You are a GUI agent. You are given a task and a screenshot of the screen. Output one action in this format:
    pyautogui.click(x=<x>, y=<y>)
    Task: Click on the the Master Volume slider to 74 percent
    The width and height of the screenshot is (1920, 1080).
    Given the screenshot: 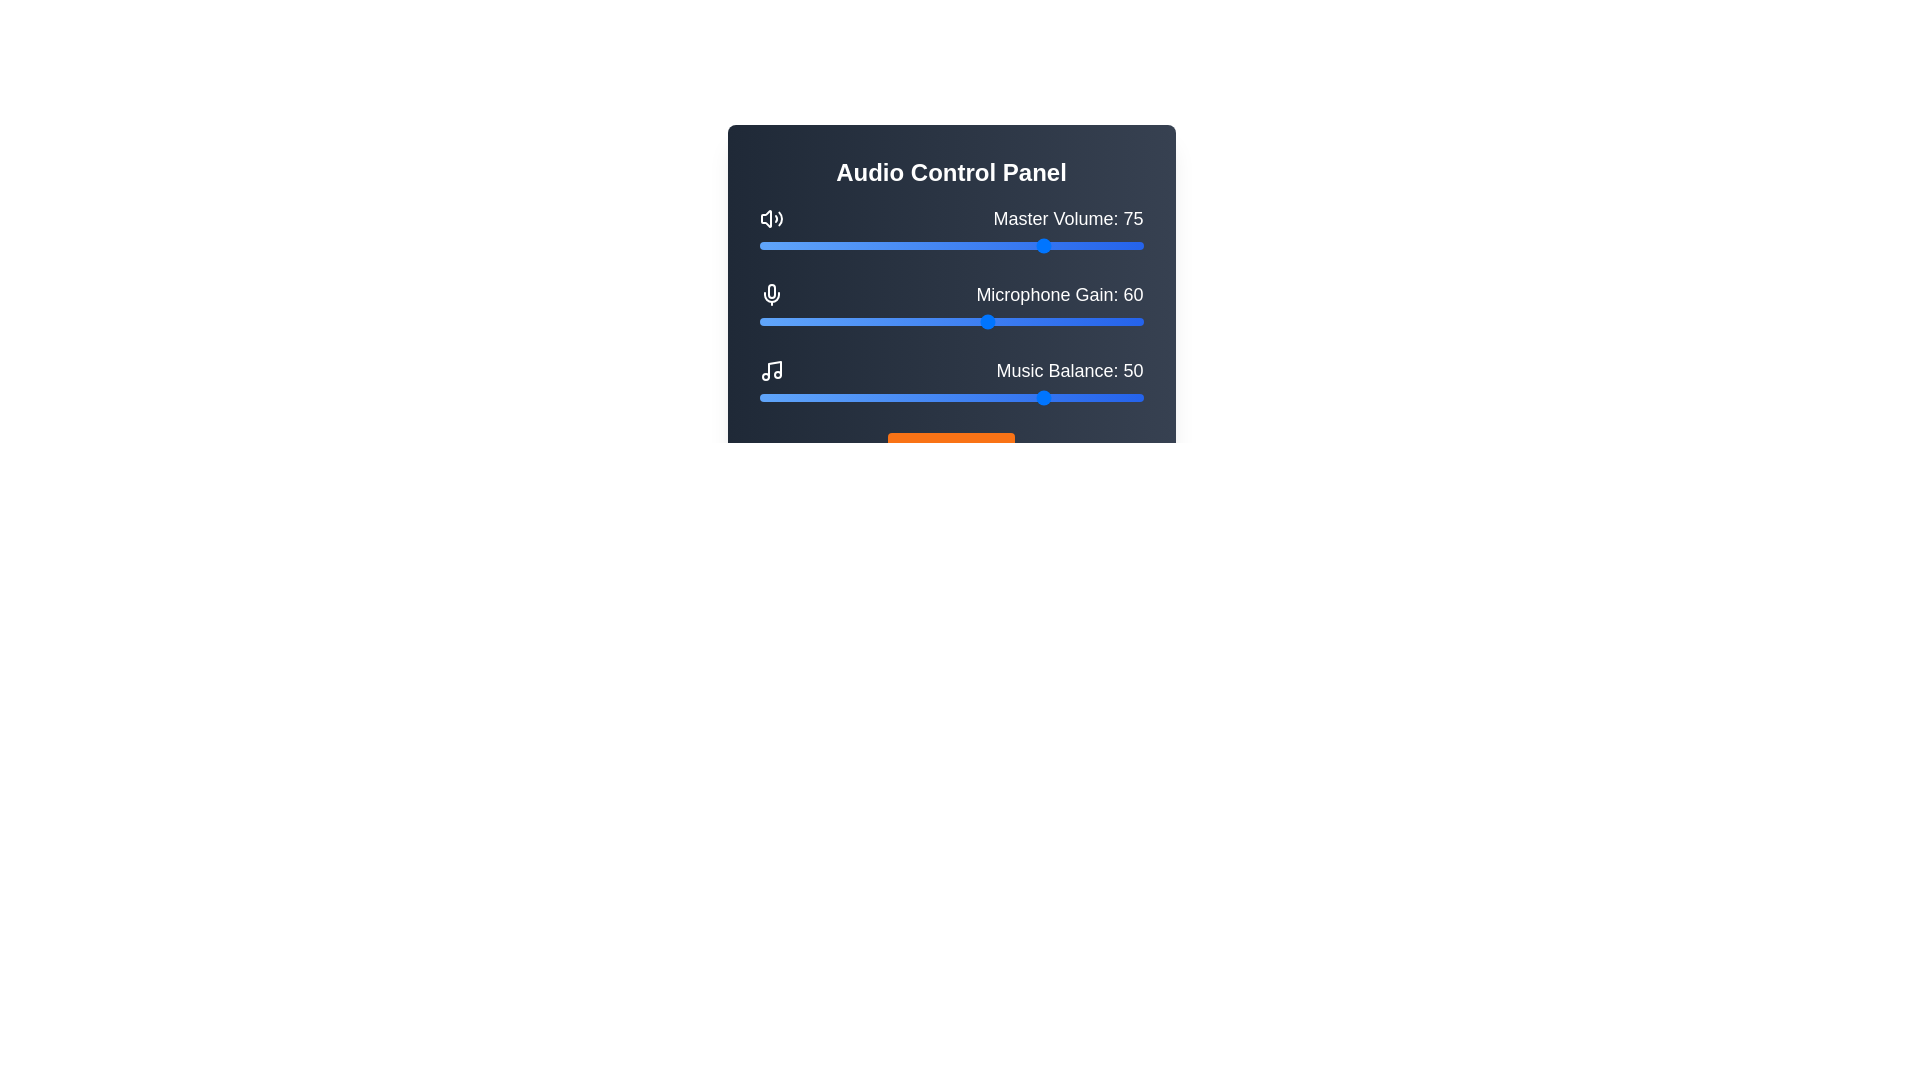 What is the action you would take?
    pyautogui.click(x=1042, y=245)
    